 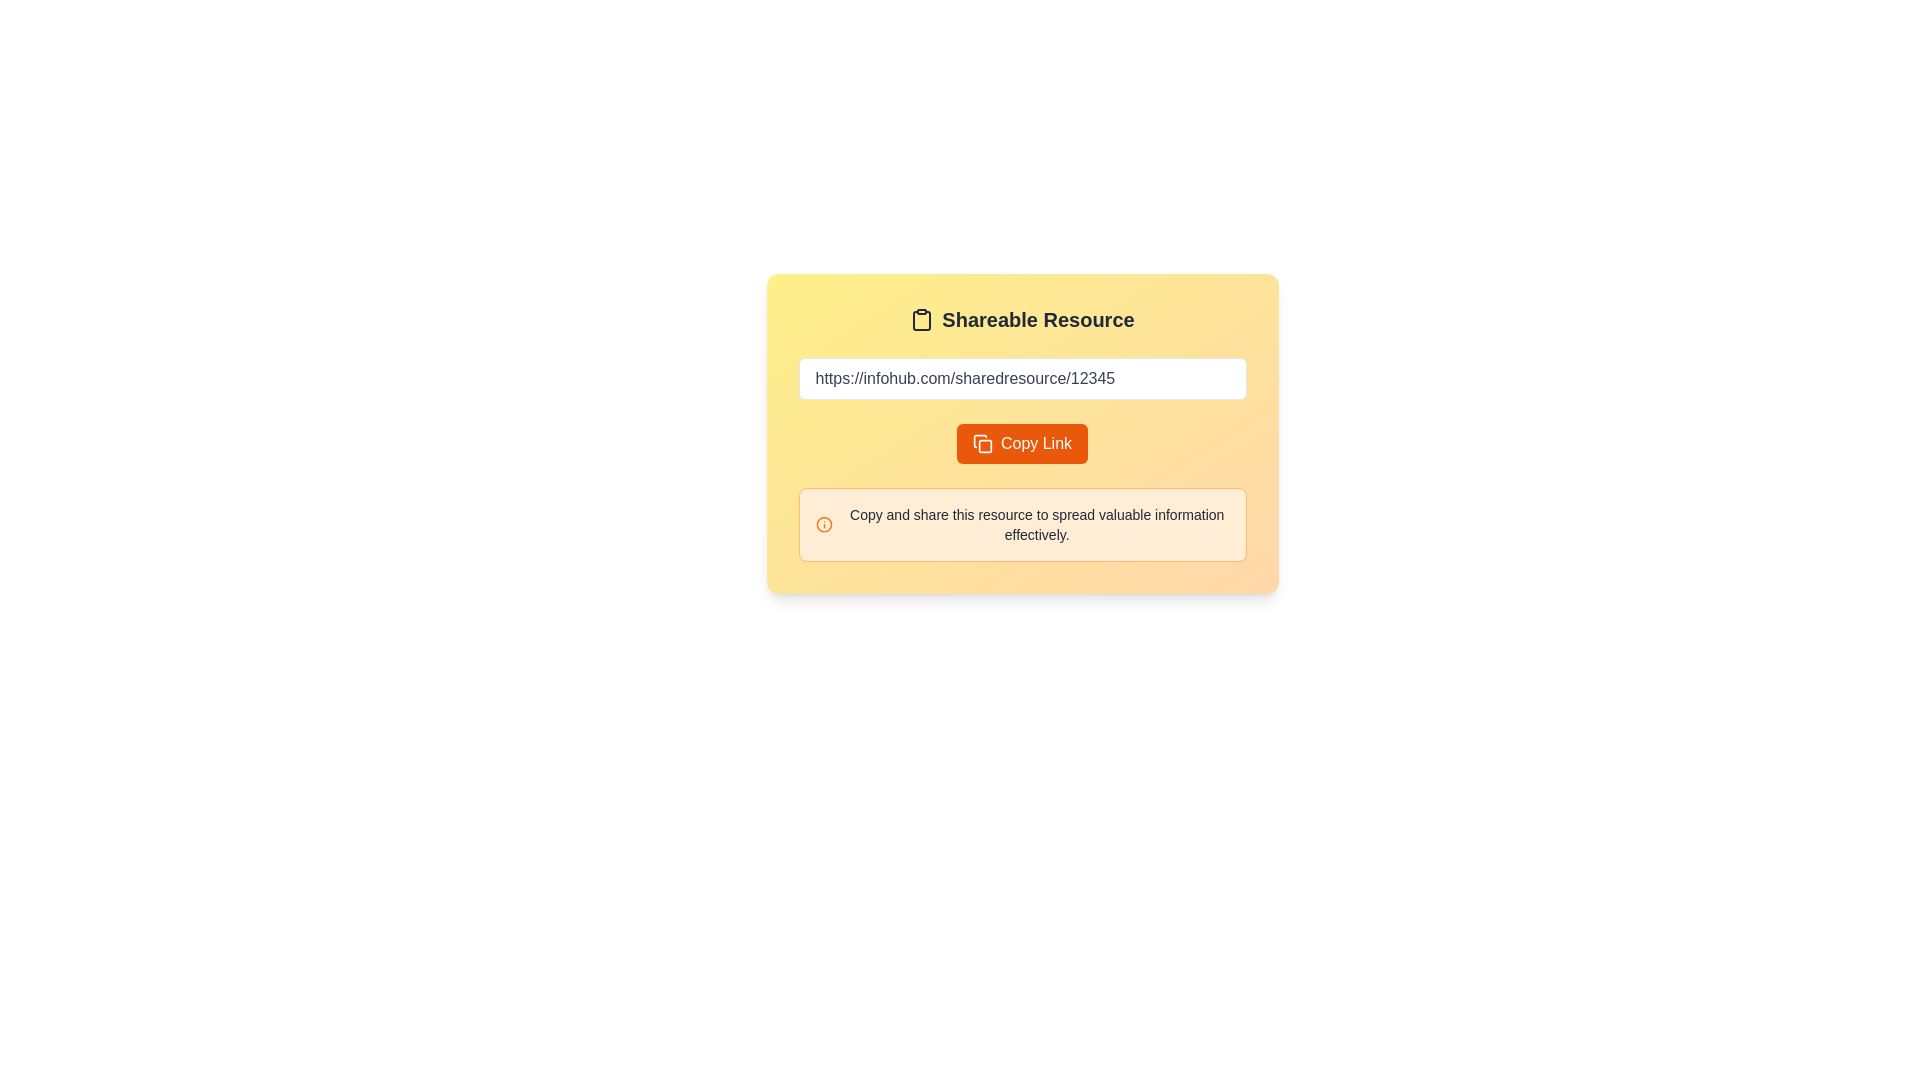 What do you see at coordinates (824, 523) in the screenshot?
I see `the circular shape within the SVG graphic component, which is part of a composite icon located on the right of the larger interface` at bounding box center [824, 523].